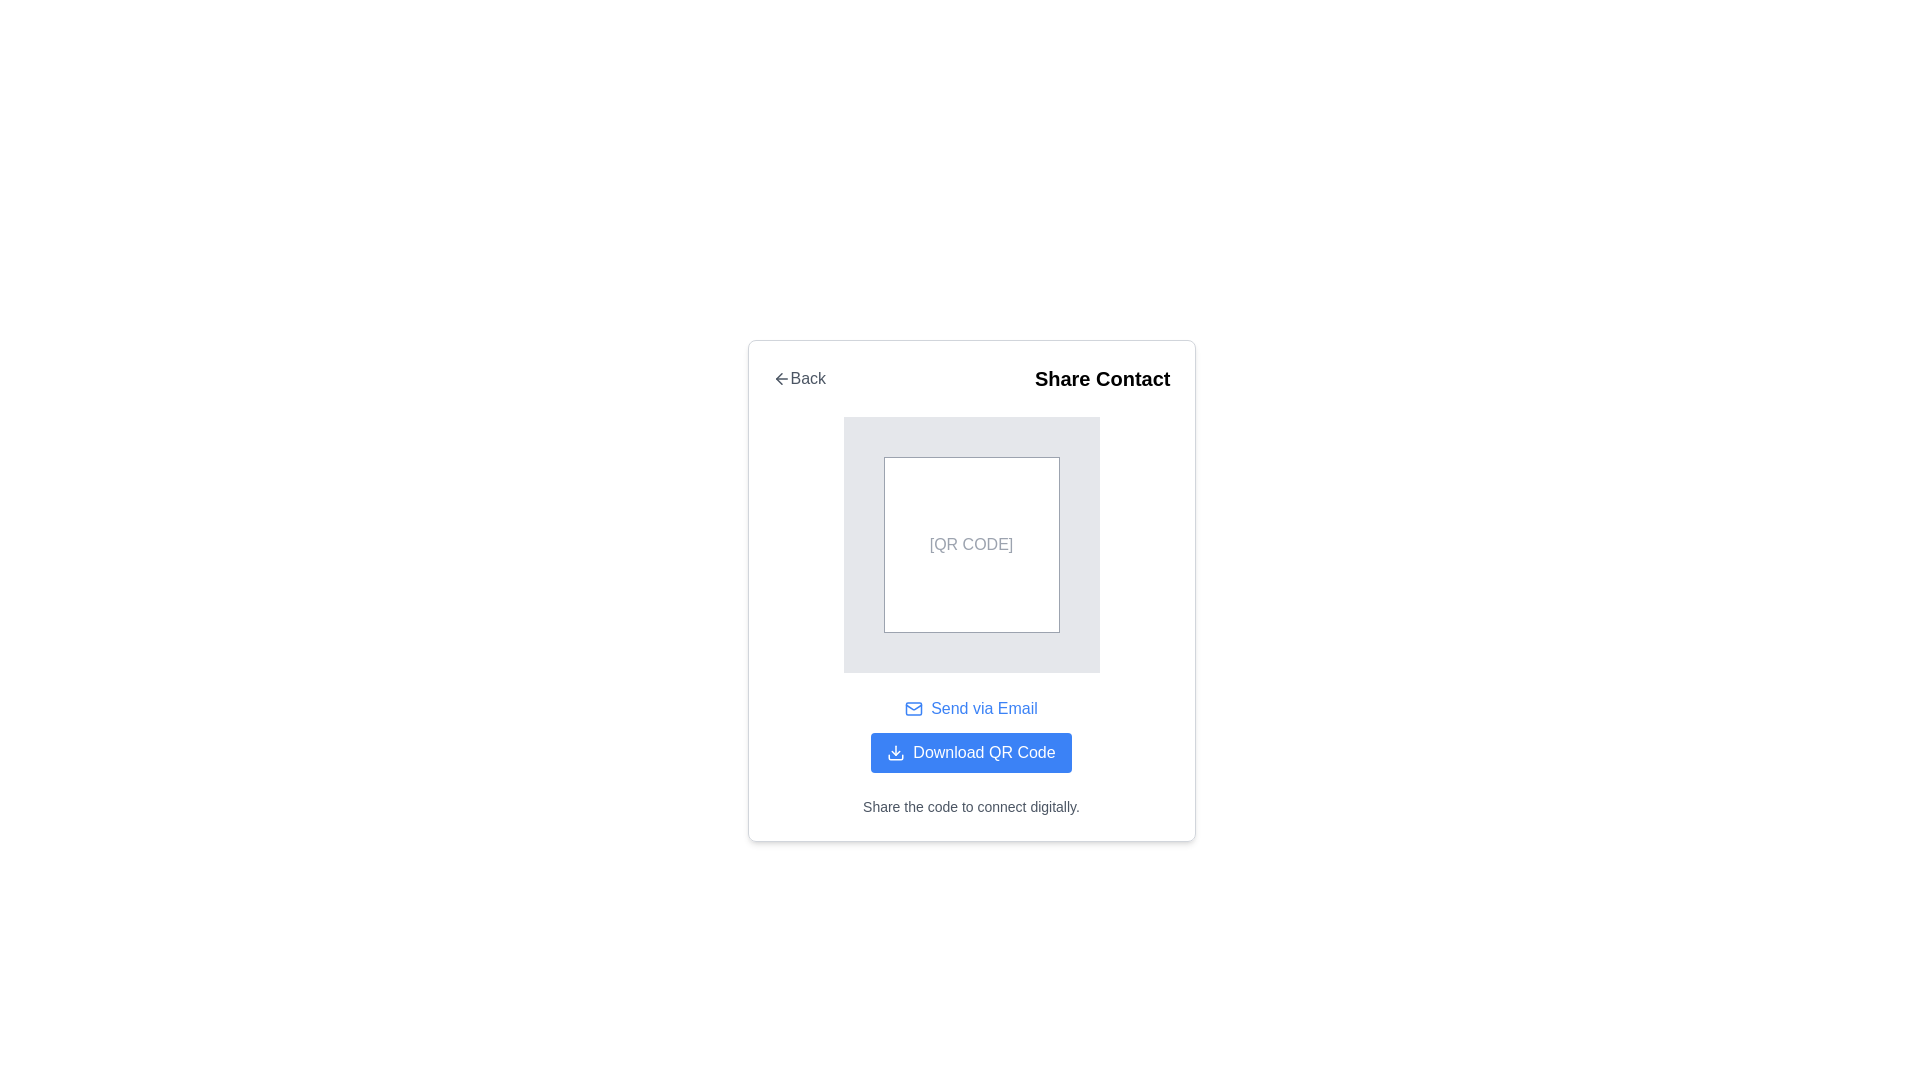  I want to click on the download button located below the 'Send via Email' link to initiate the download of the displayed QR code, so click(971, 752).